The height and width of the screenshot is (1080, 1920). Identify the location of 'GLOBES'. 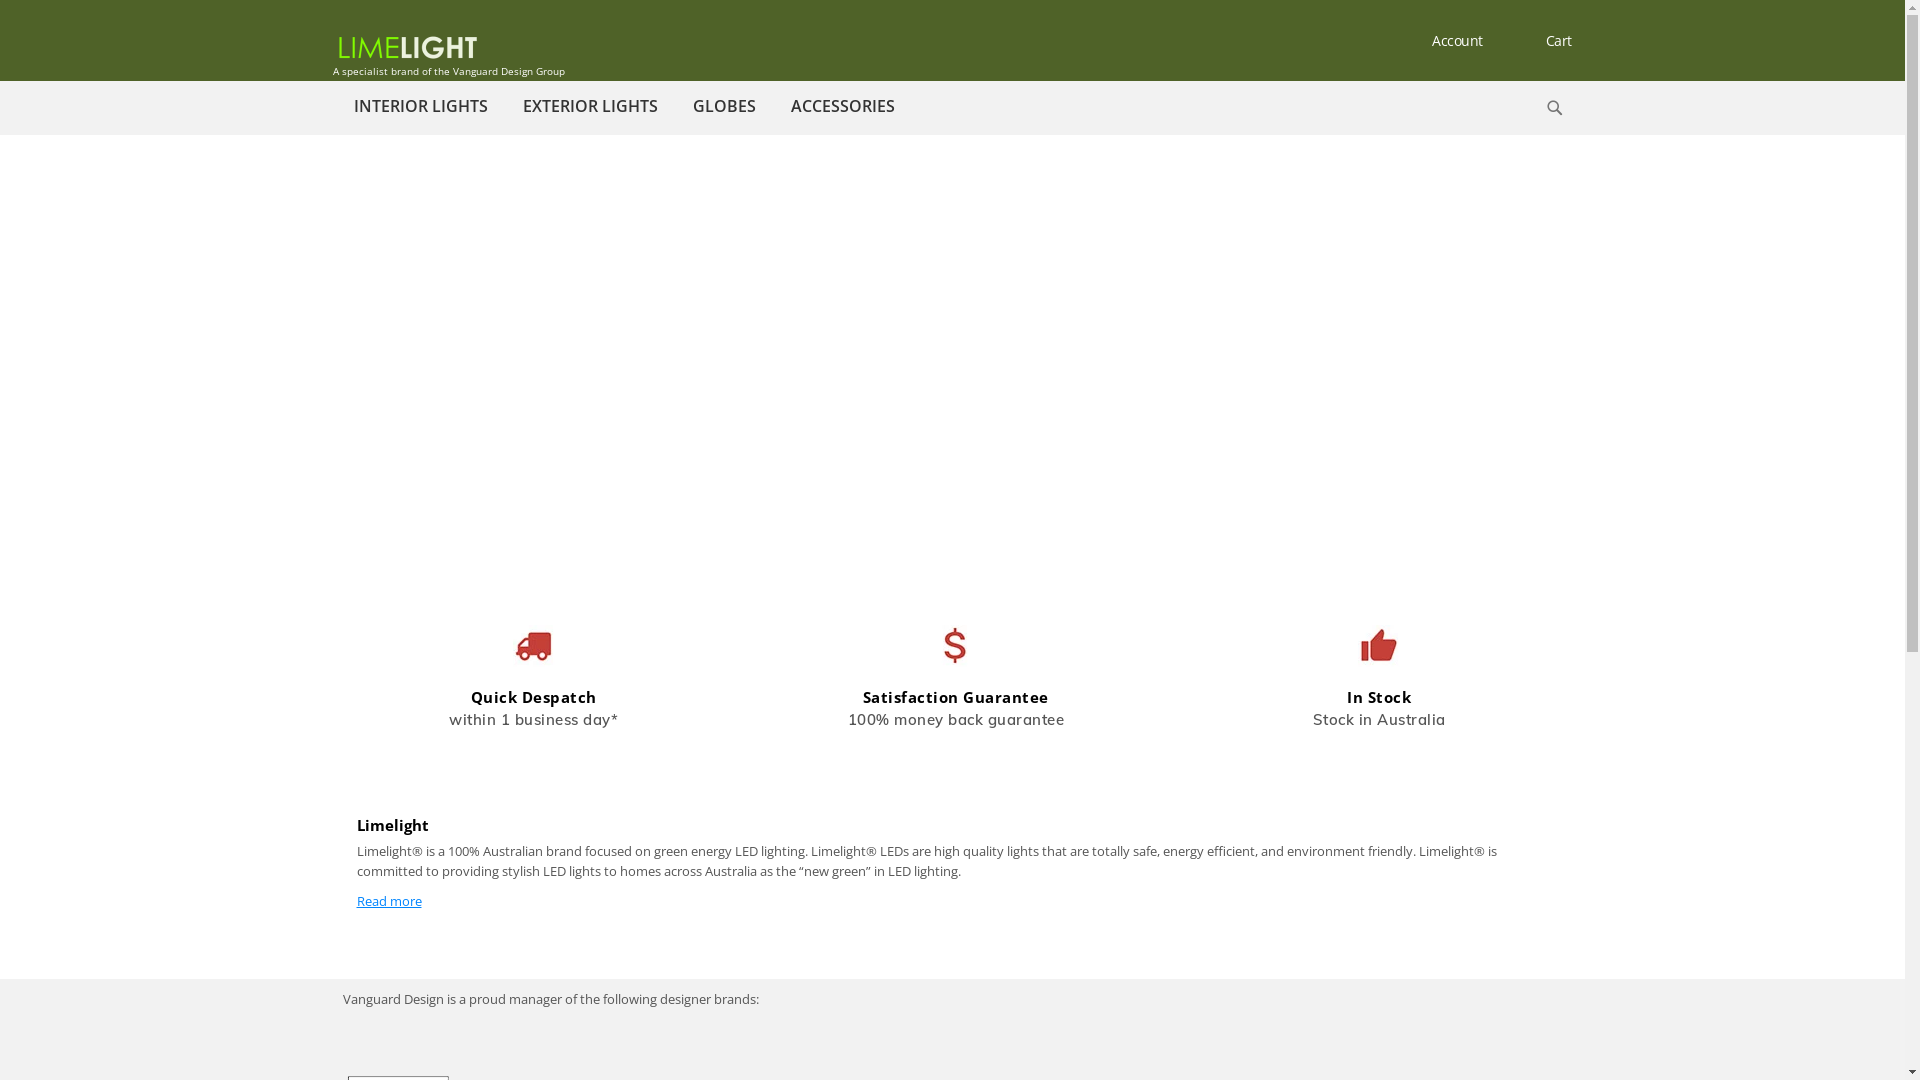
(723, 105).